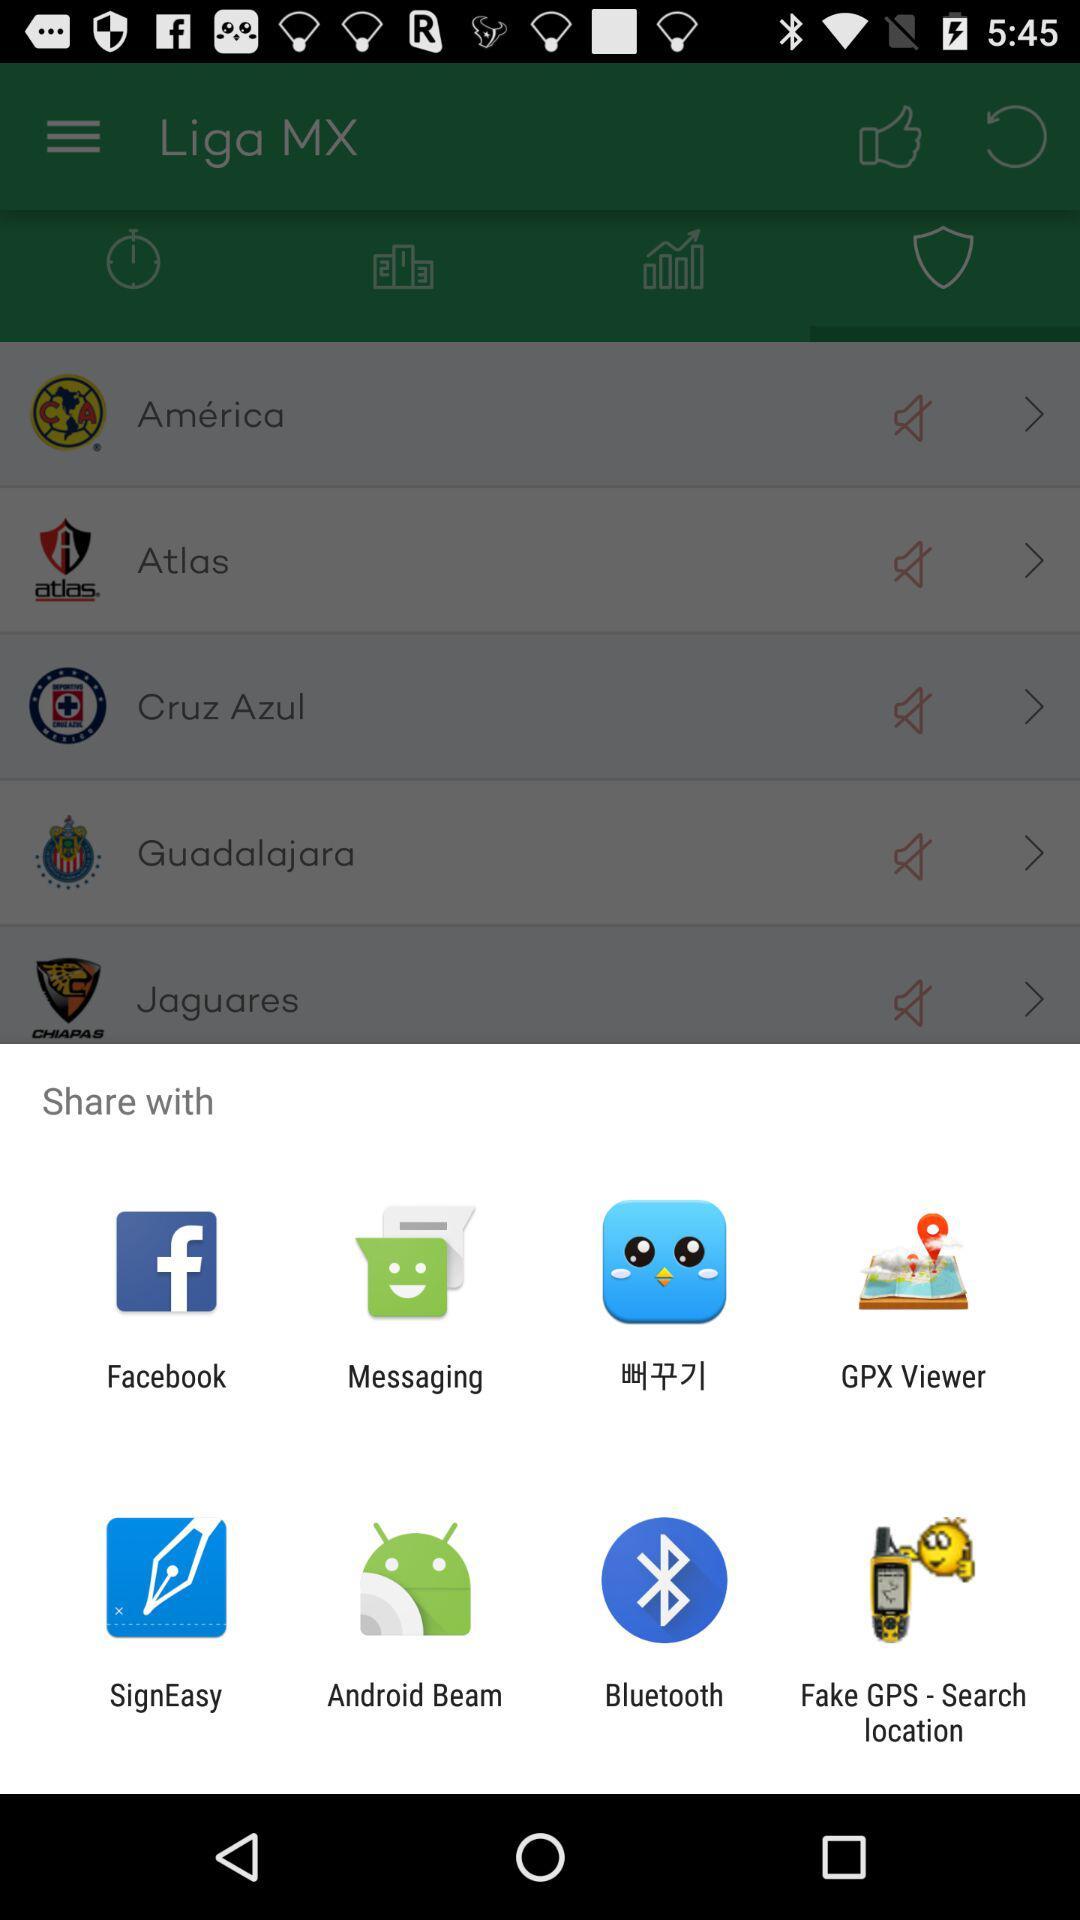 Image resolution: width=1080 pixels, height=1920 pixels. What do you see at coordinates (414, 1392) in the screenshot?
I see `messaging app` at bounding box center [414, 1392].